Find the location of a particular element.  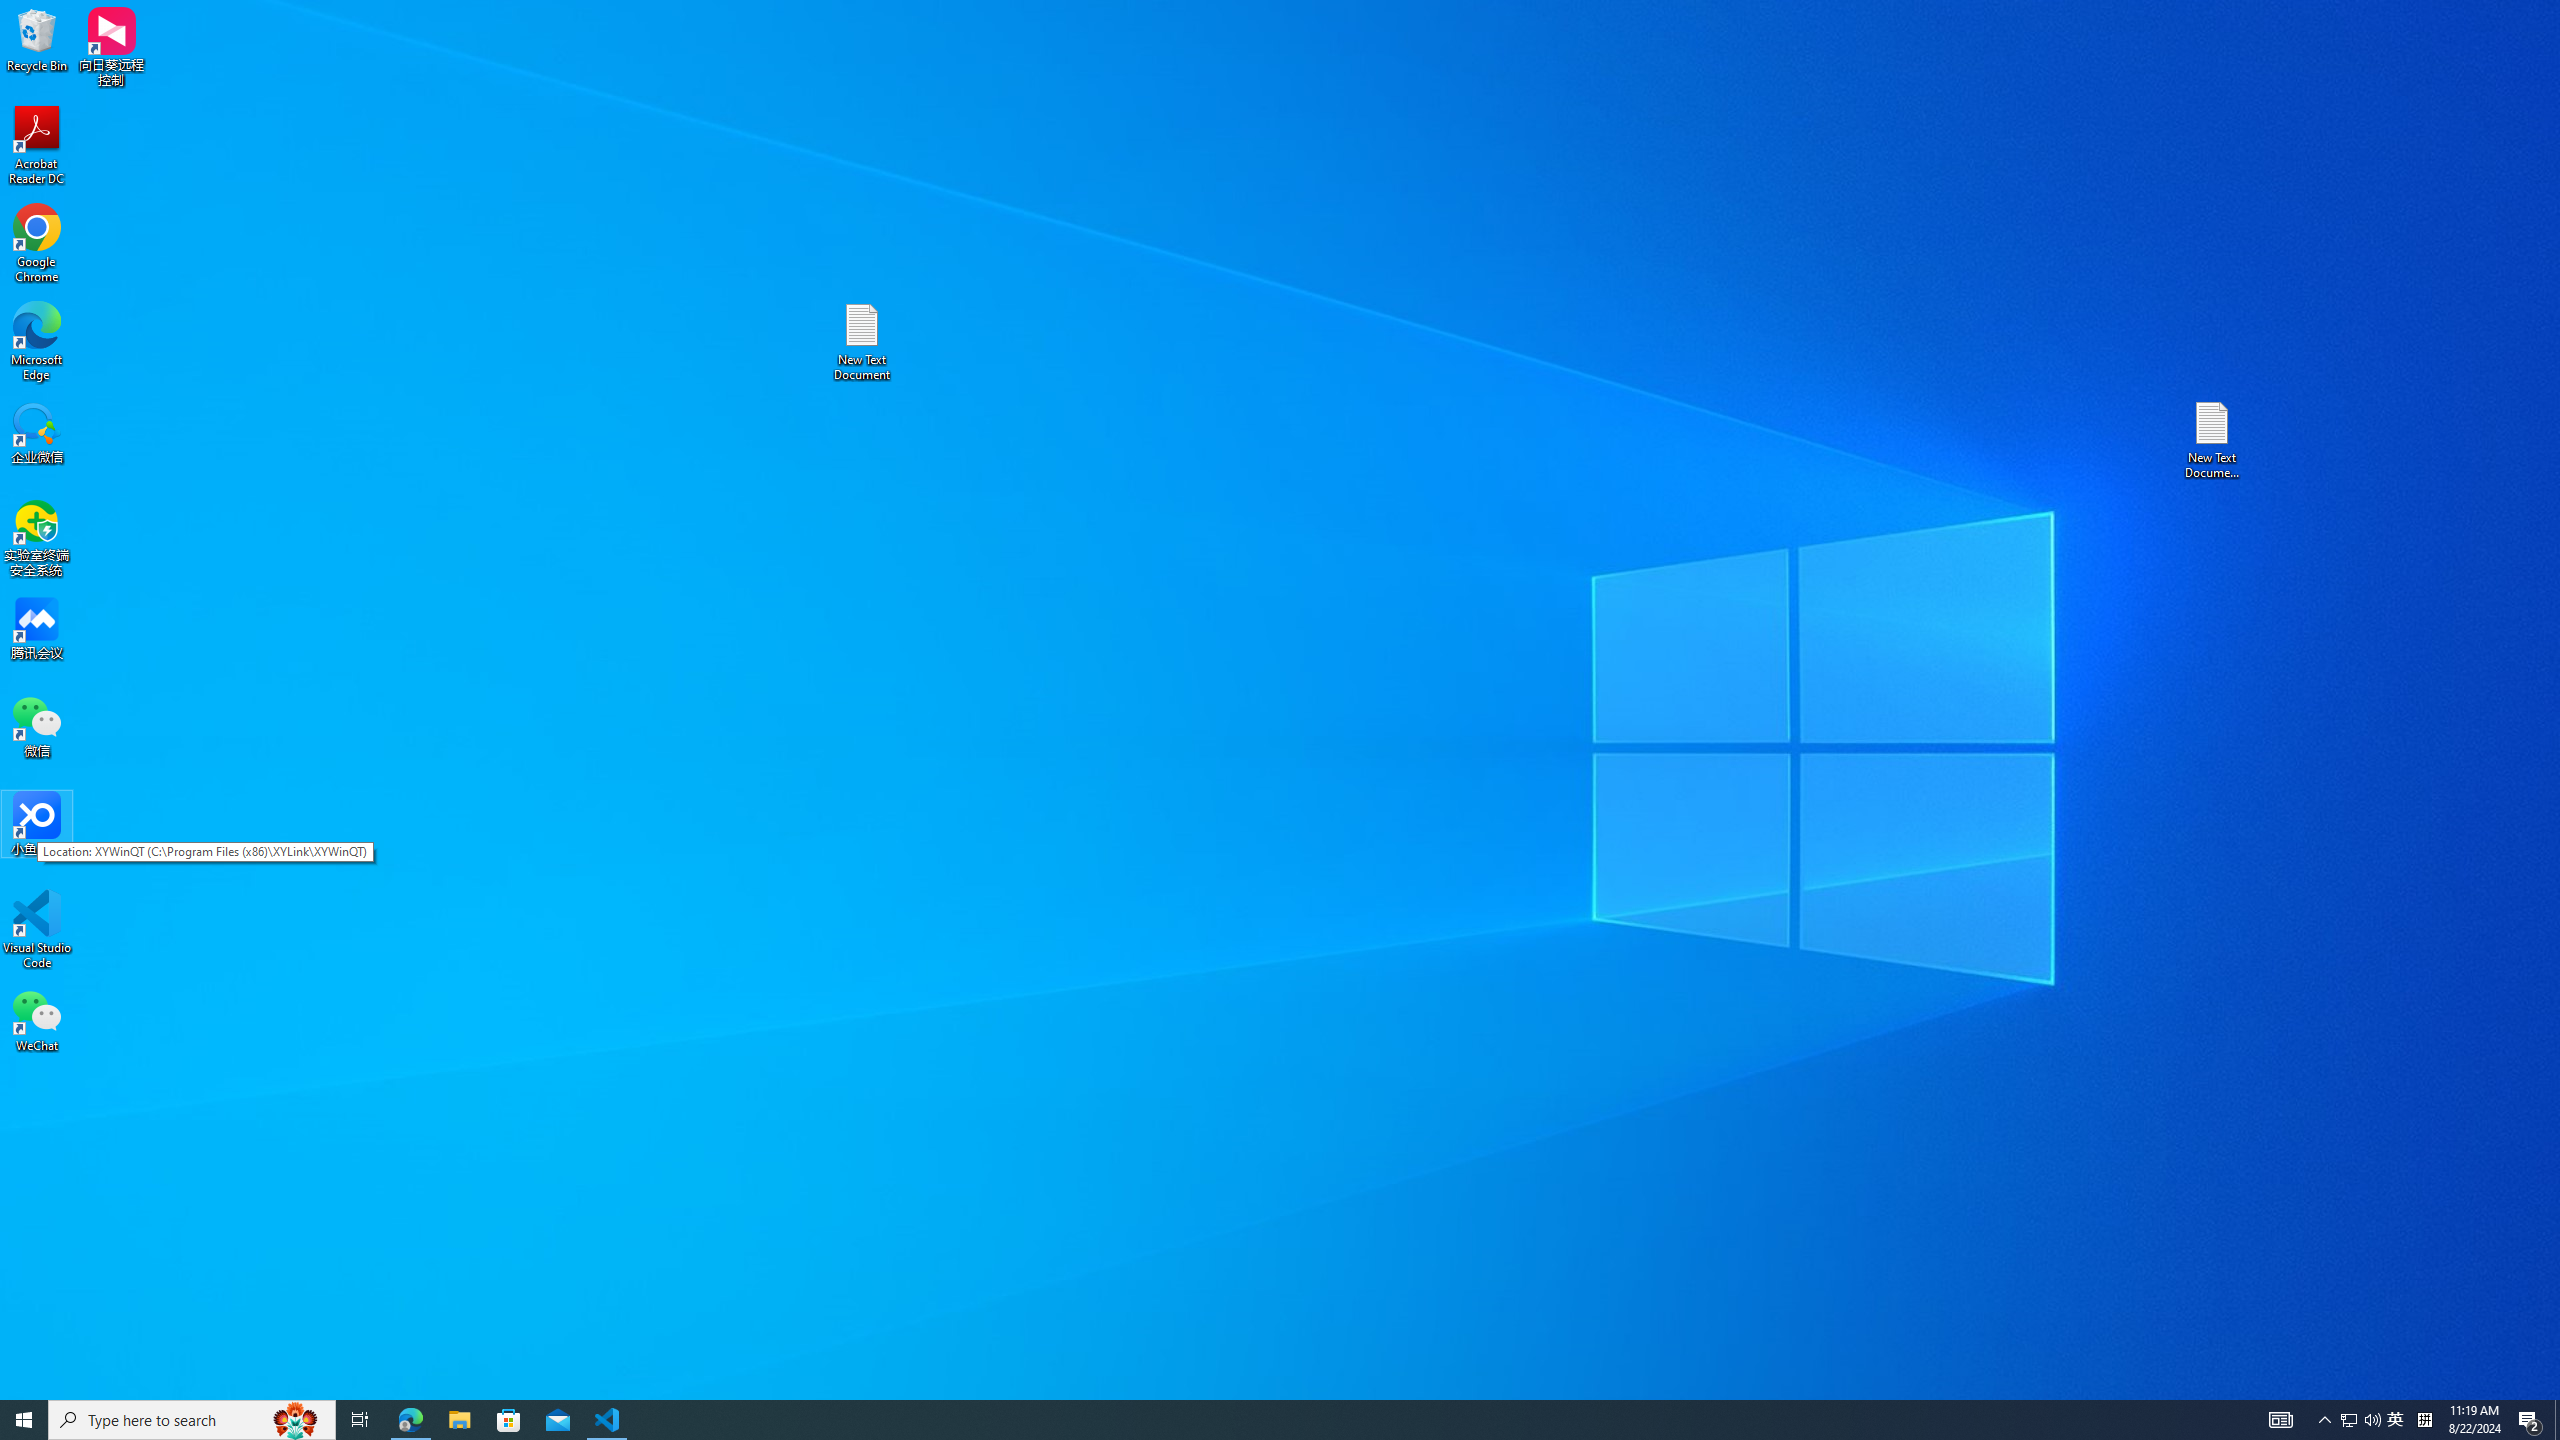

'Task View' is located at coordinates (358, 1418).